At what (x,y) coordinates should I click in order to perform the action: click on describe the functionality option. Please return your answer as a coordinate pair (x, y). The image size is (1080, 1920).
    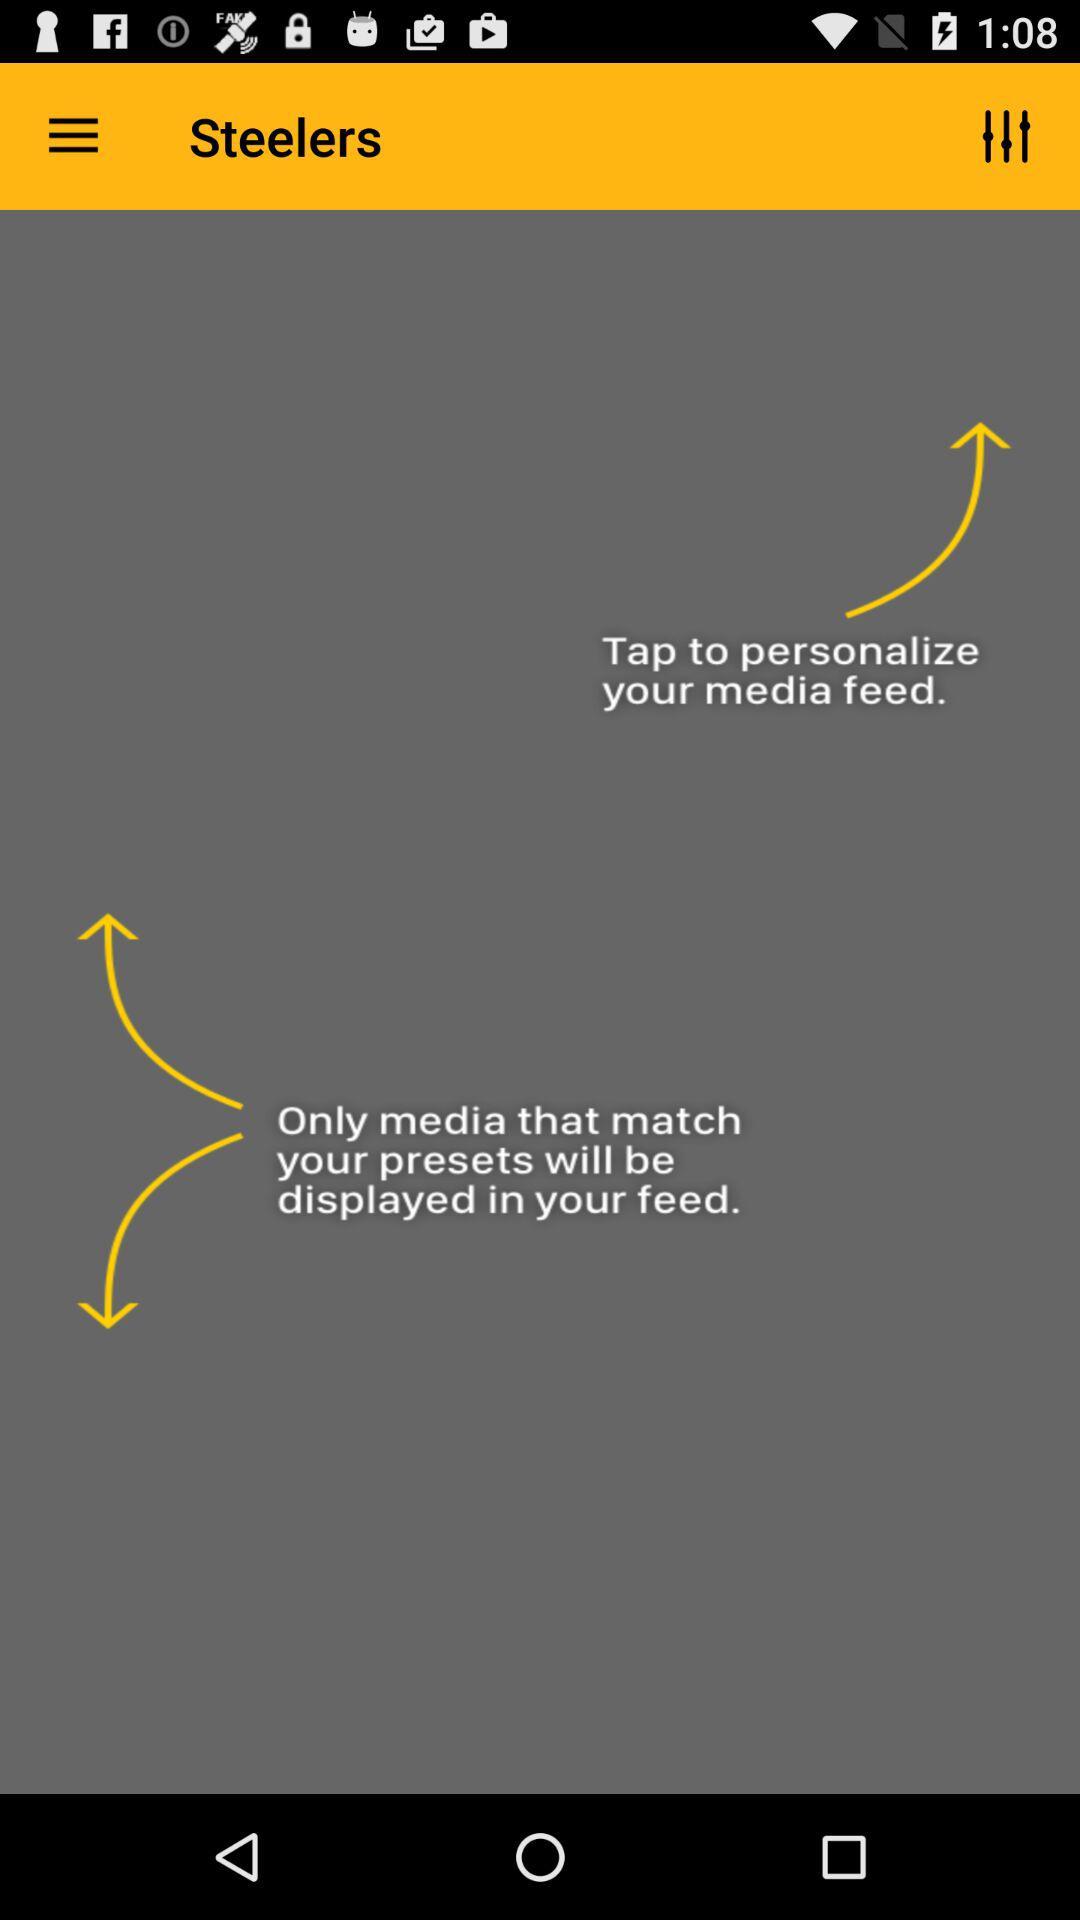
    Looking at the image, I should click on (540, 1002).